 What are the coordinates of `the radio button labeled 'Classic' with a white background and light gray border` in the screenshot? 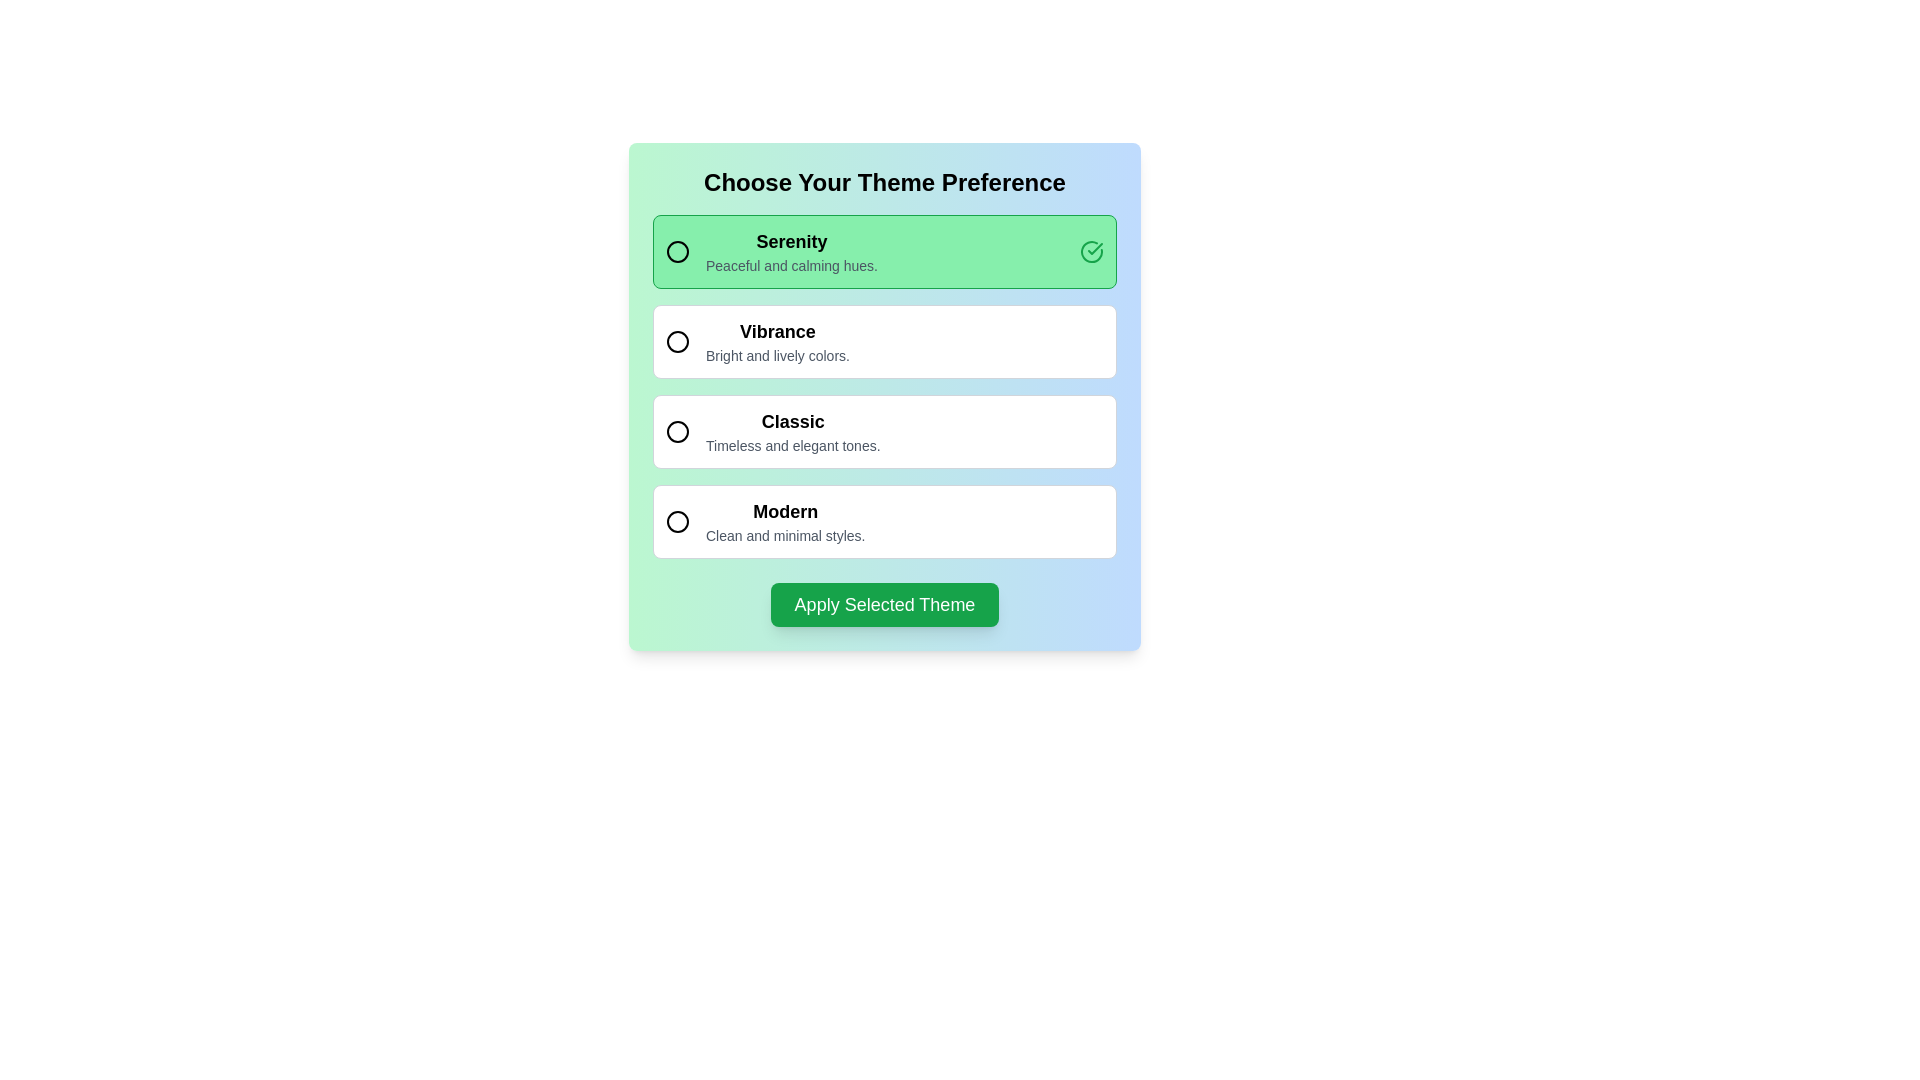 It's located at (883, 431).